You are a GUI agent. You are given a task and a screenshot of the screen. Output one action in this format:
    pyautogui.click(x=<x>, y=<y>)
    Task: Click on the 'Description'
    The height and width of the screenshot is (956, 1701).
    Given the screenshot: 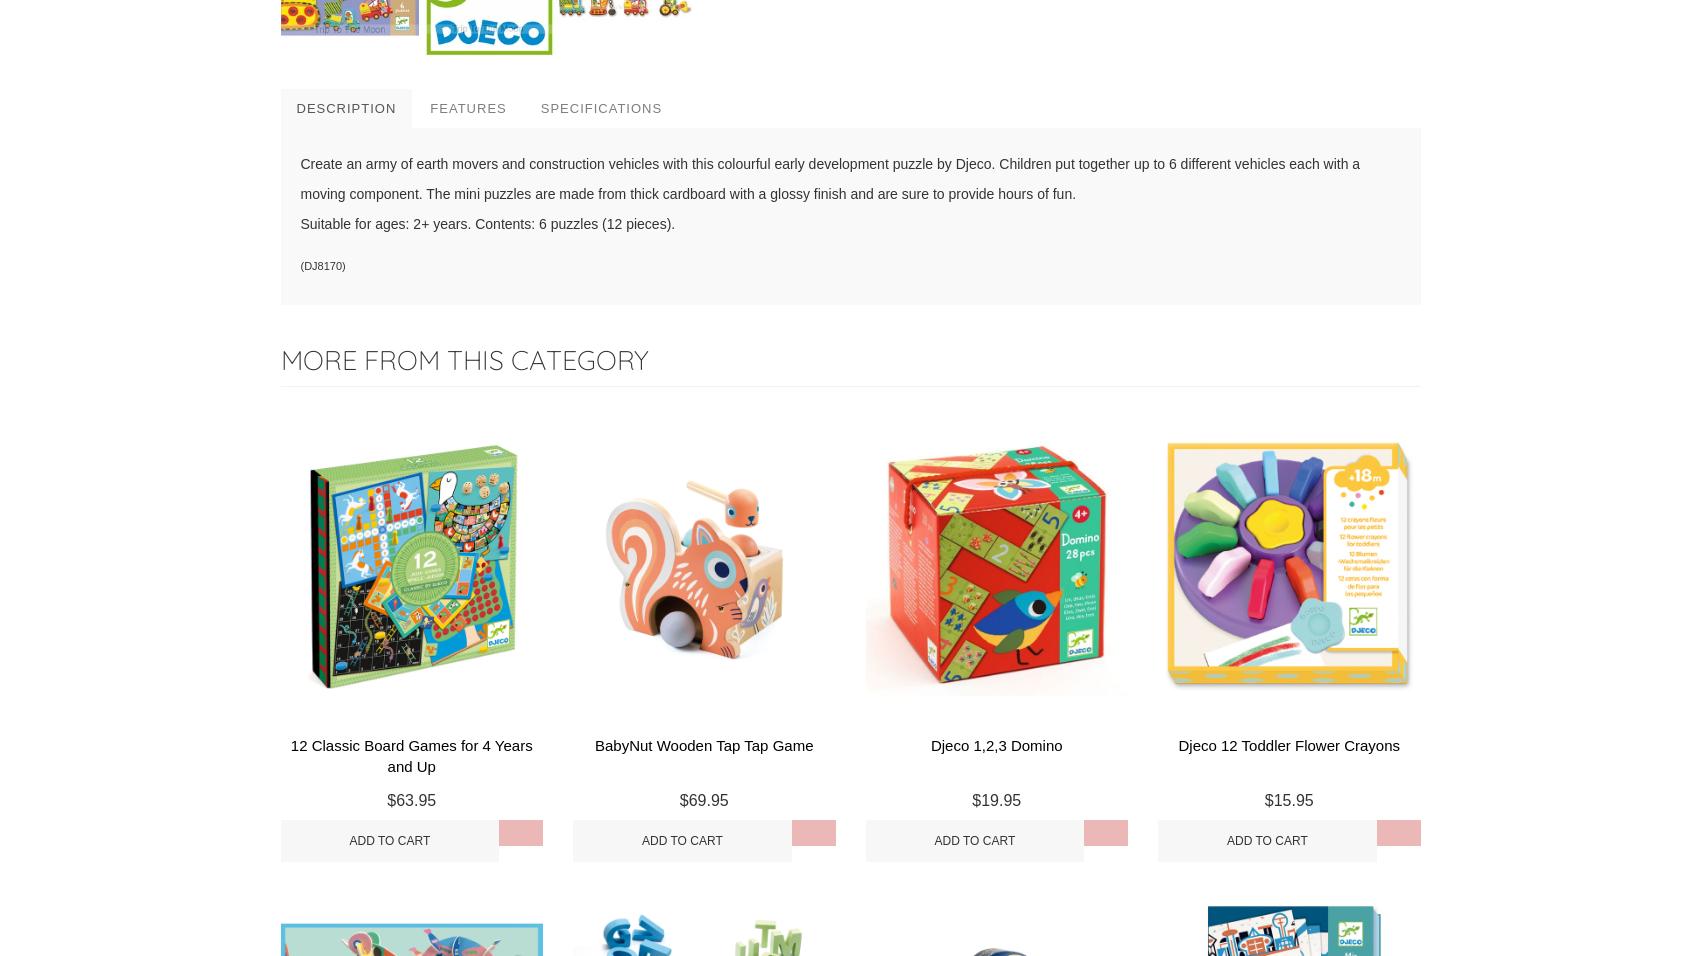 What is the action you would take?
    pyautogui.click(x=345, y=106)
    